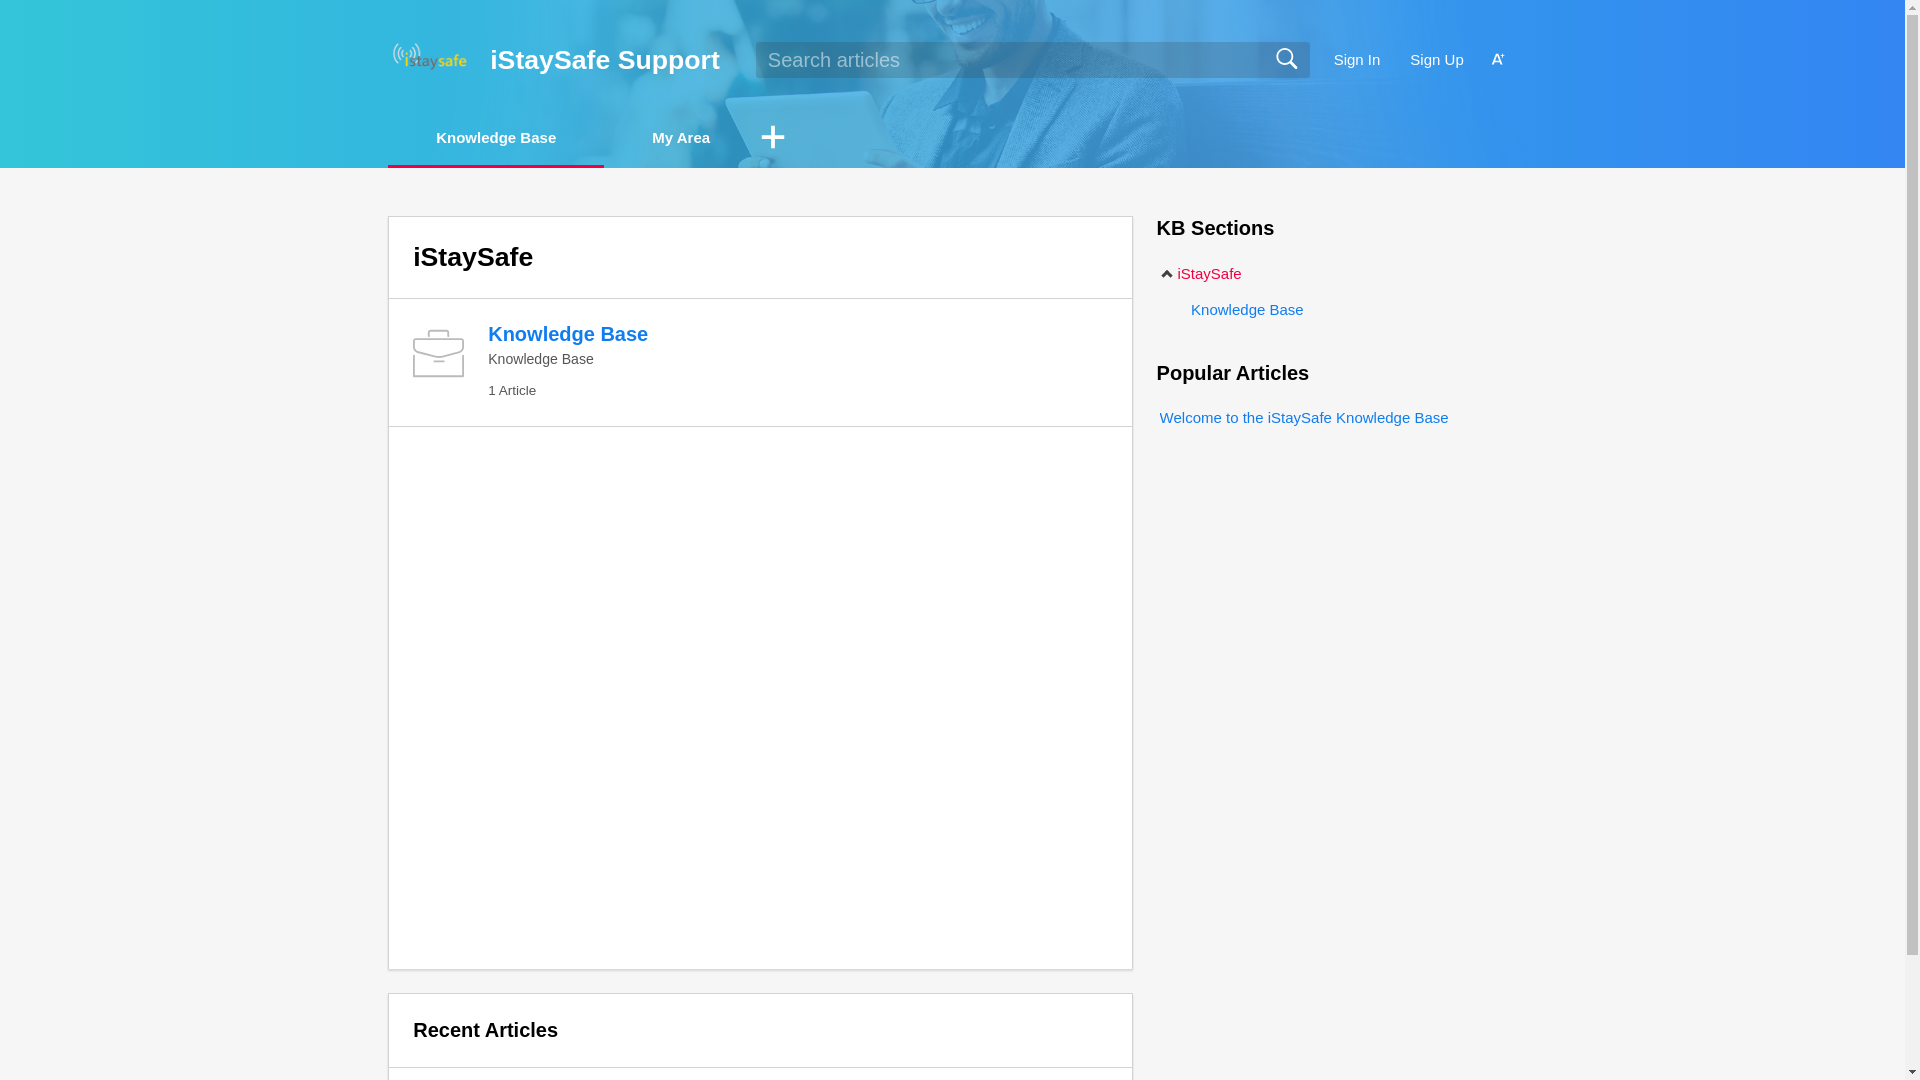 Image resolution: width=1920 pixels, height=1080 pixels. I want to click on 'My Area', so click(681, 136).